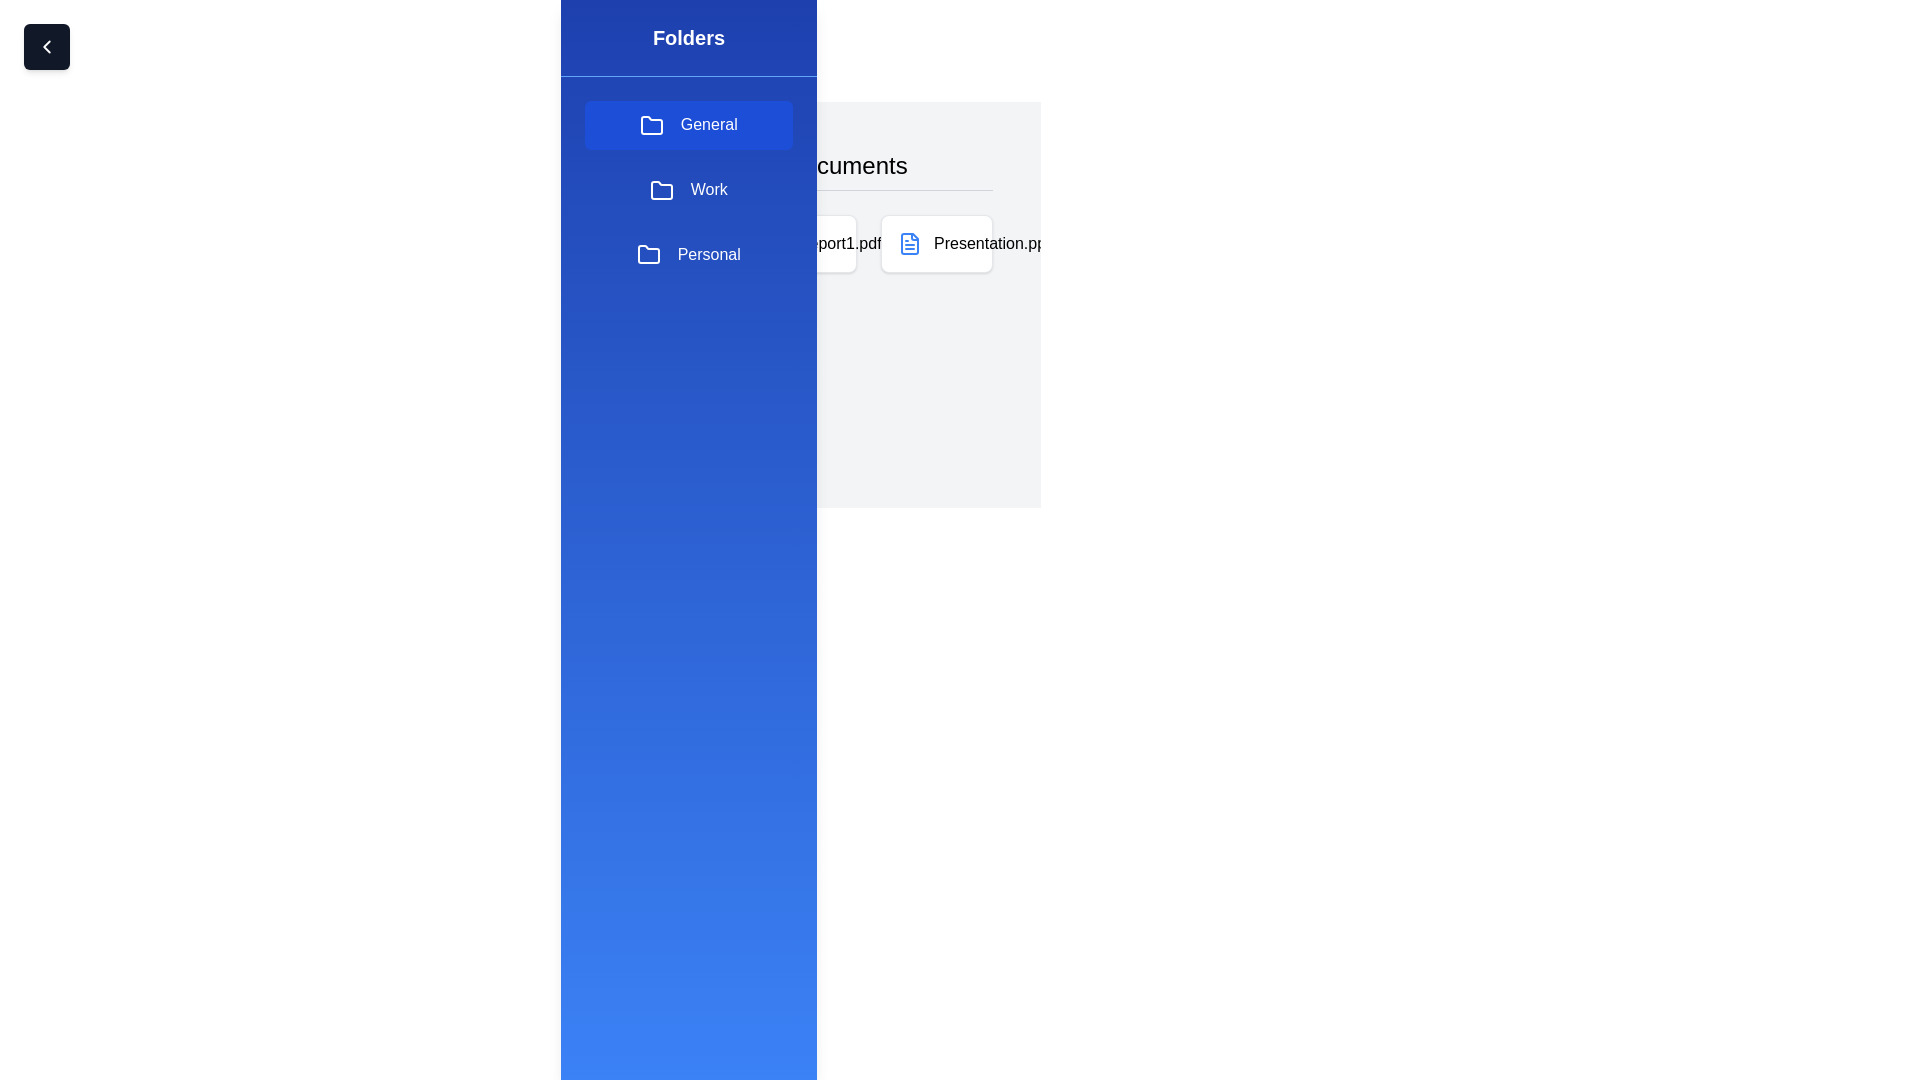 This screenshot has width=1920, height=1080. What do you see at coordinates (935, 242) in the screenshot?
I see `the 'Presentation.pptx' file card, the third card in a horizontal list of three files` at bounding box center [935, 242].